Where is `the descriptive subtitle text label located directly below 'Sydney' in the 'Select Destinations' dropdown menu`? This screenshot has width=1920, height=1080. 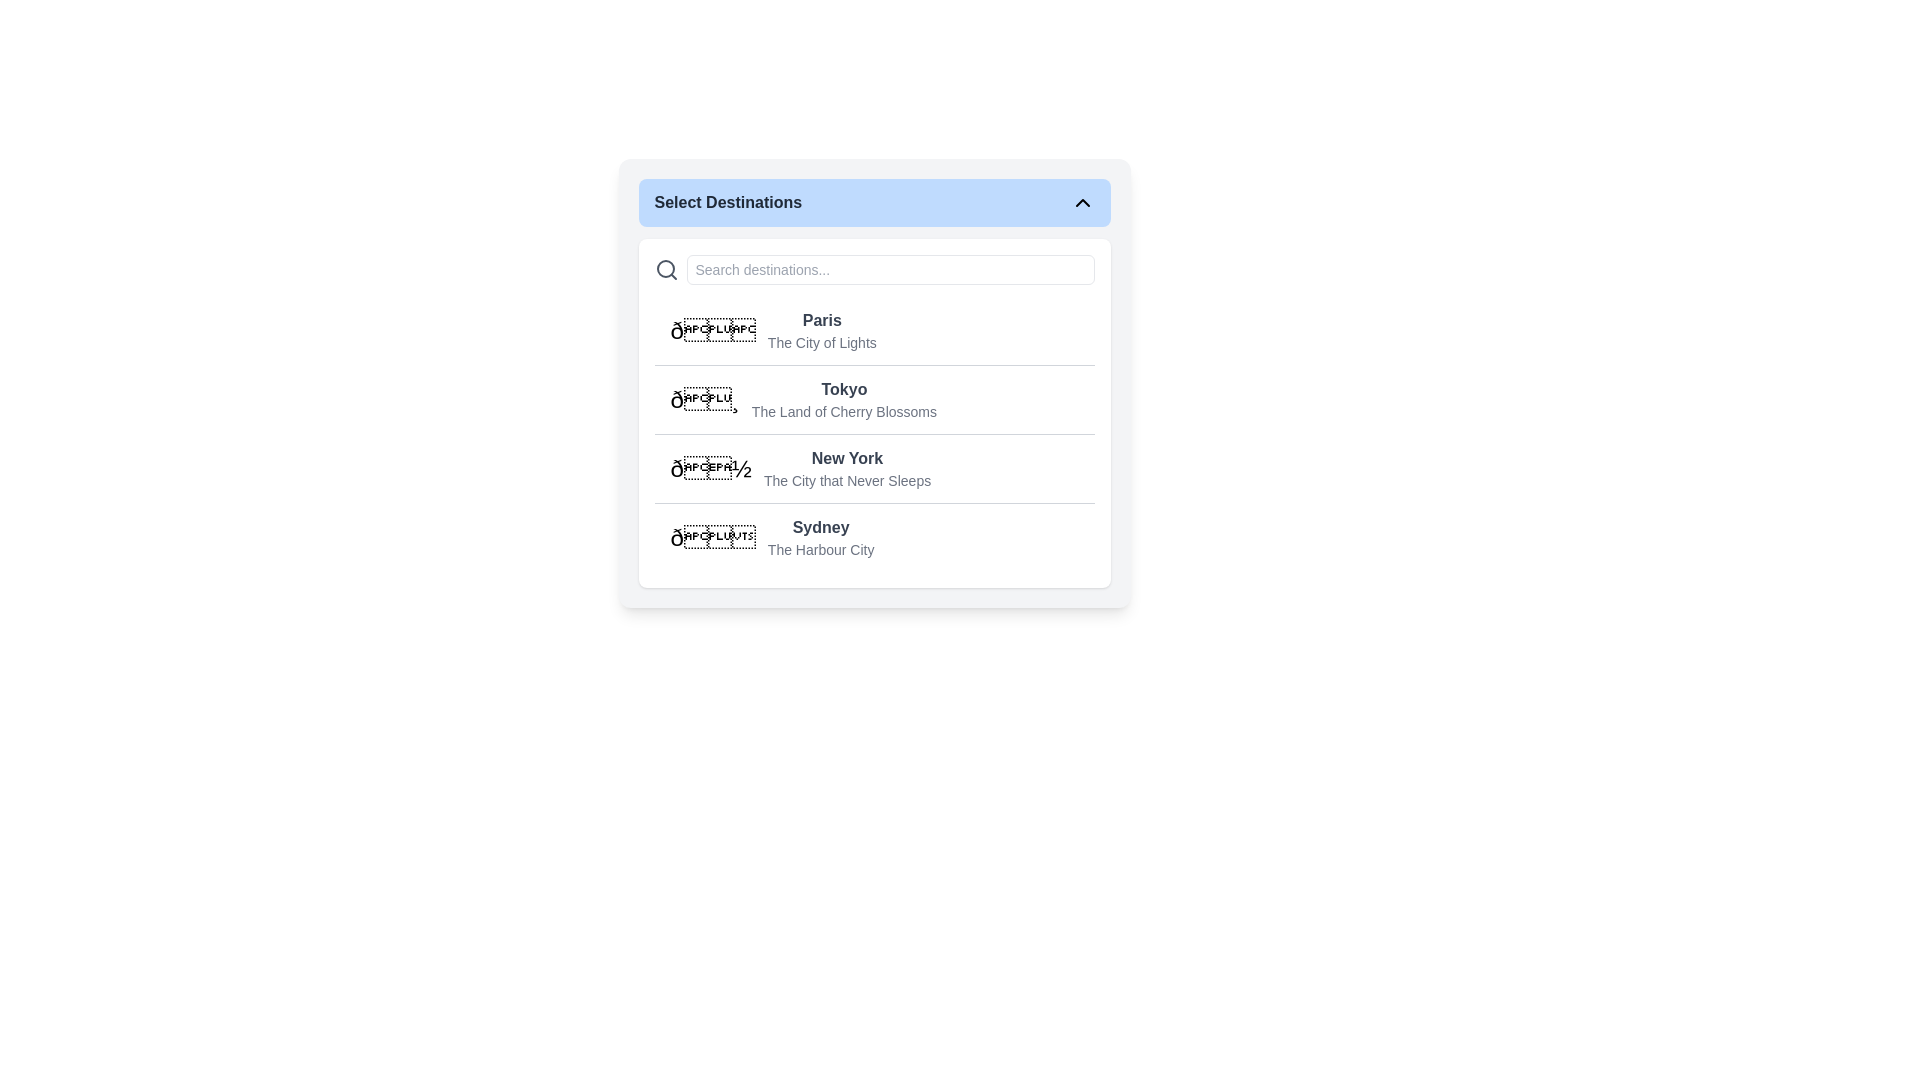
the descriptive subtitle text label located directly below 'Sydney' in the 'Select Destinations' dropdown menu is located at coordinates (821, 550).